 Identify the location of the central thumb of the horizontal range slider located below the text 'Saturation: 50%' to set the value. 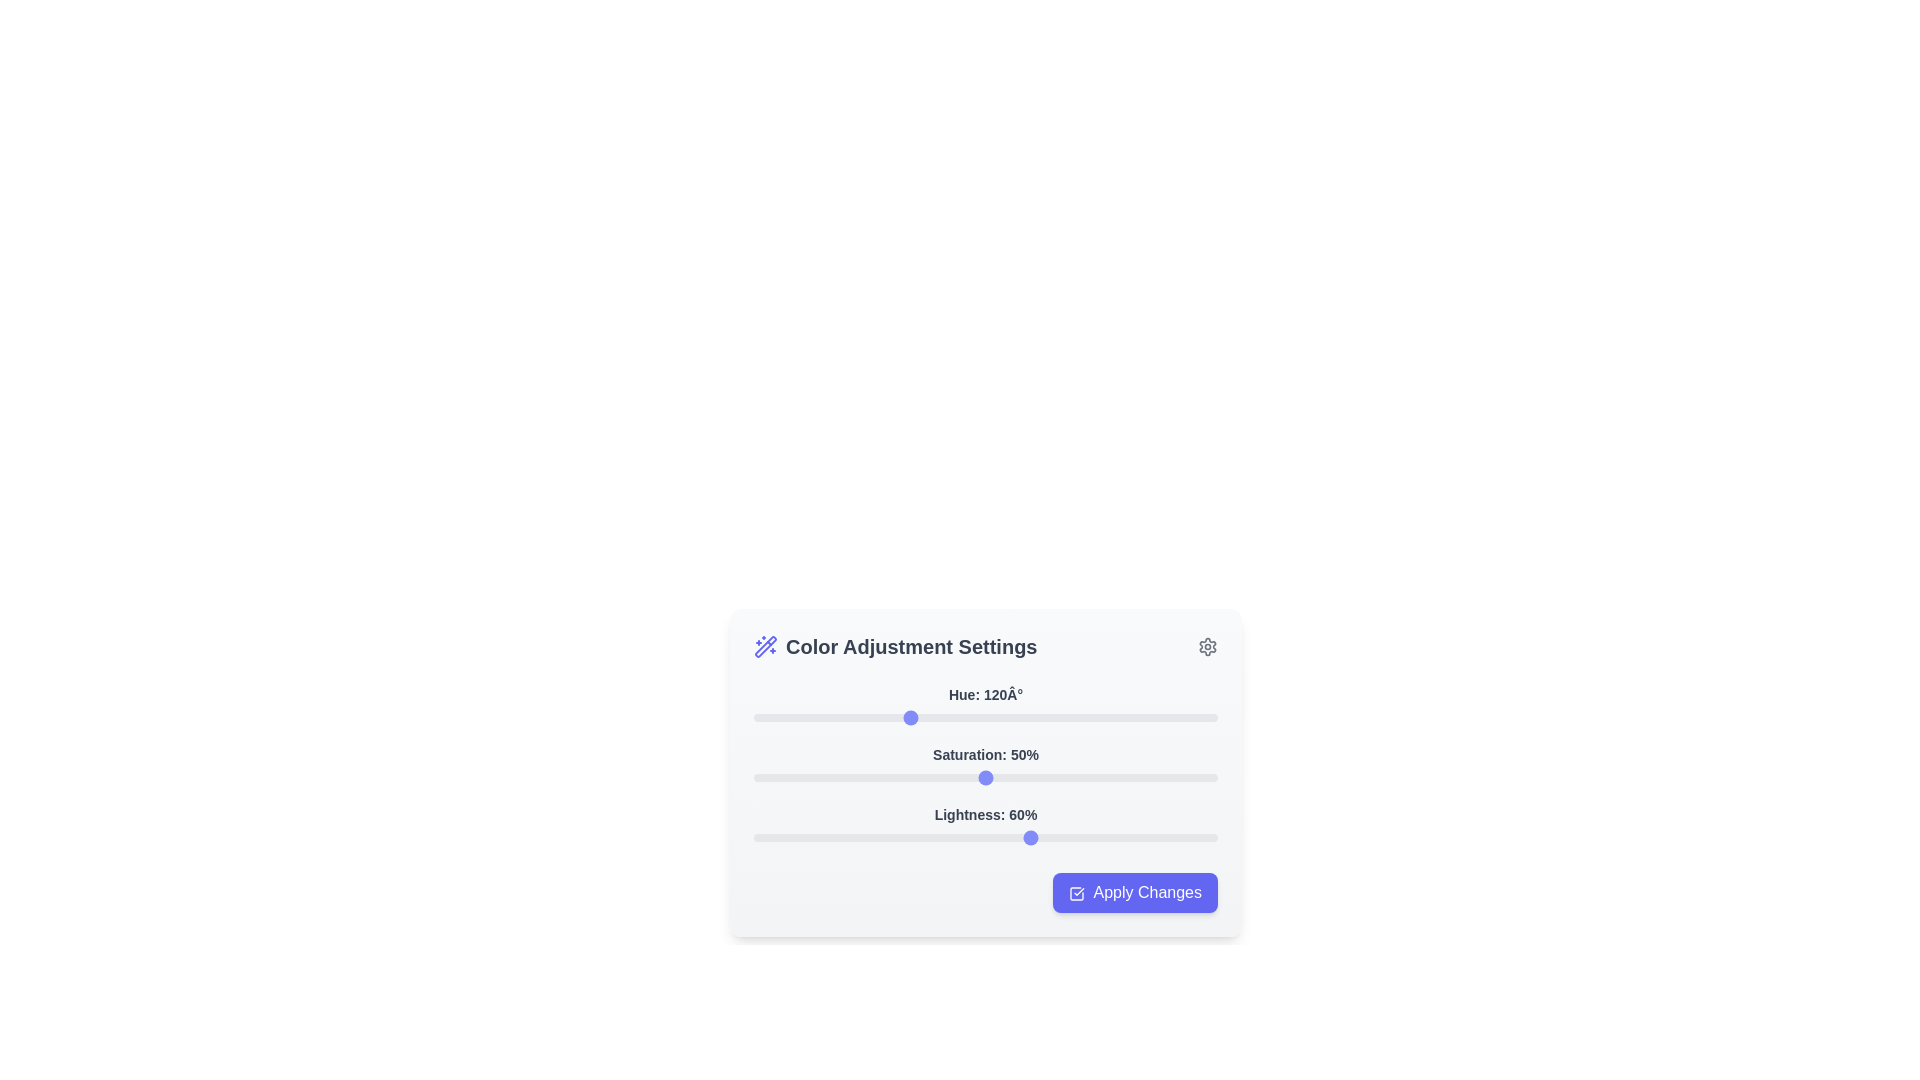
(985, 777).